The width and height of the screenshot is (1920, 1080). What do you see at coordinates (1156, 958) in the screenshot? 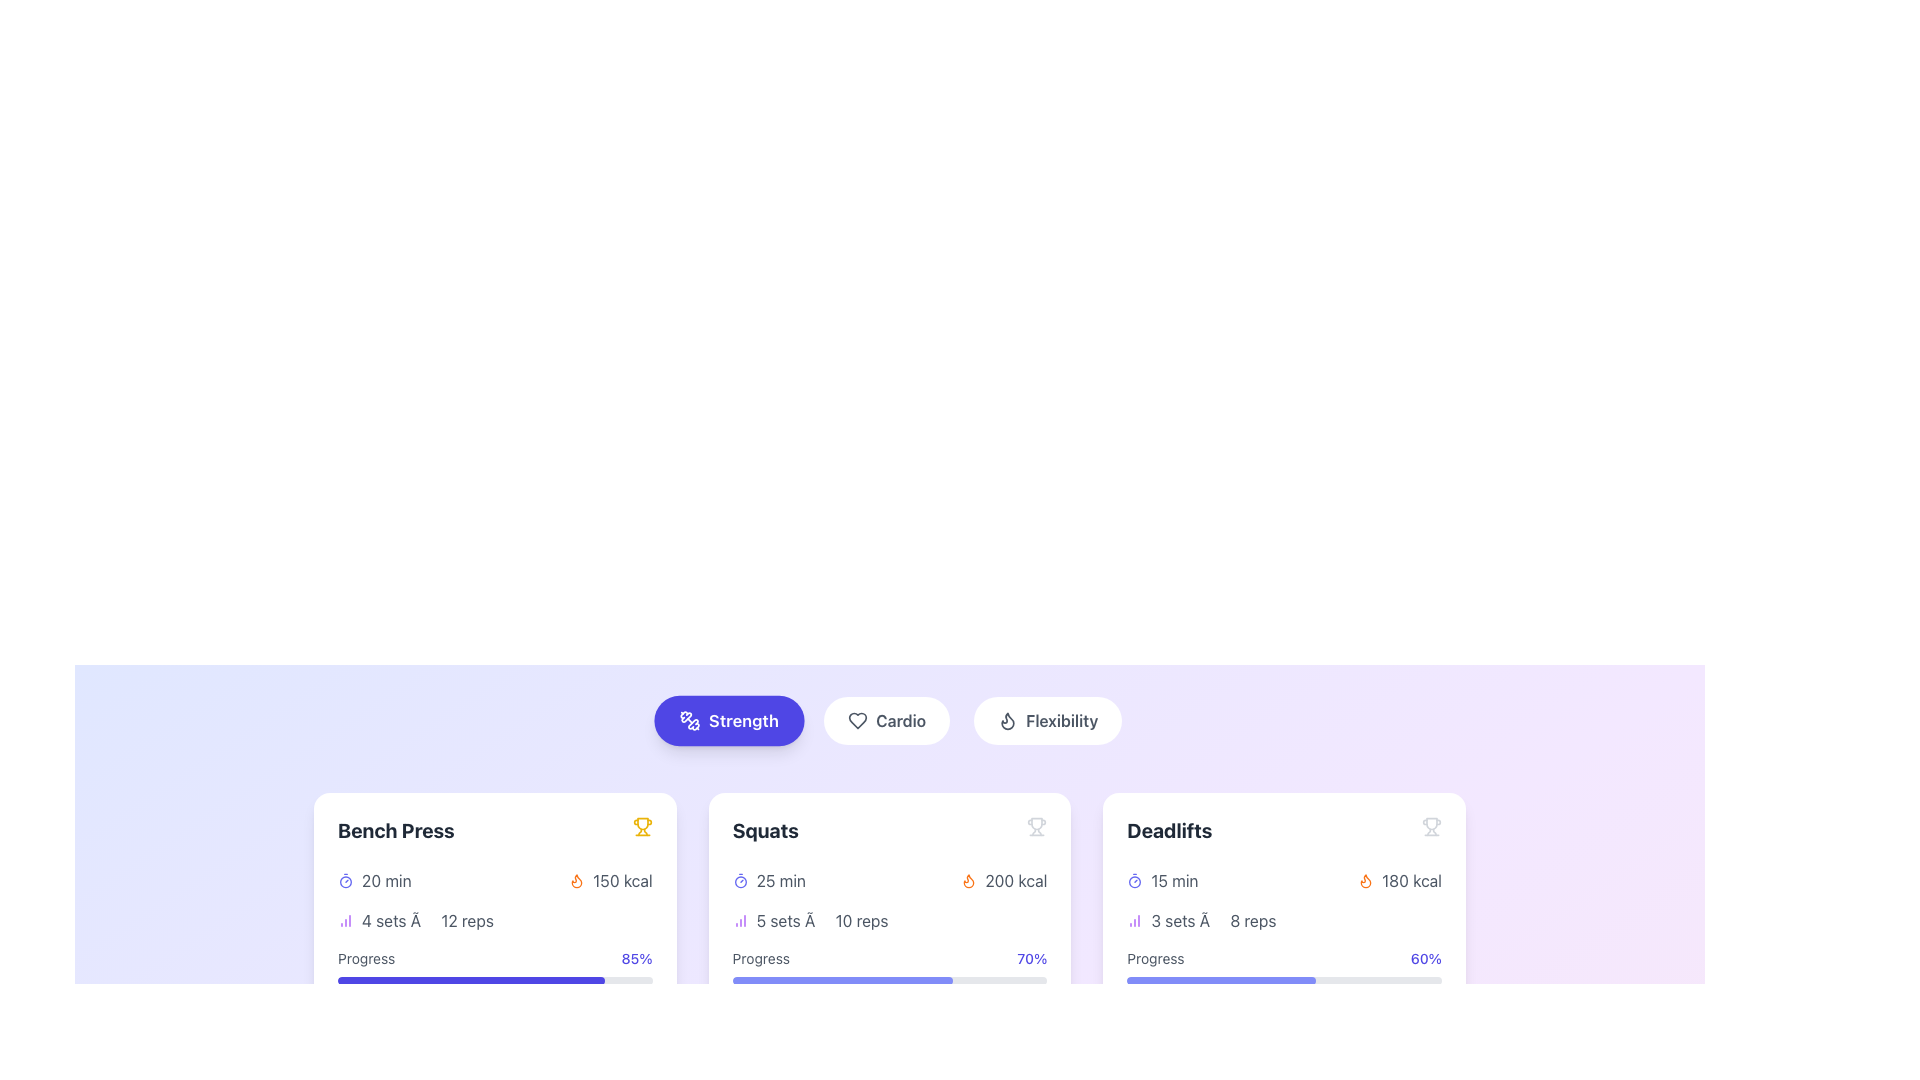
I see `the 'Progress' label on the 'Deadlifts' card, located at the bottom section near the progress bar` at bounding box center [1156, 958].